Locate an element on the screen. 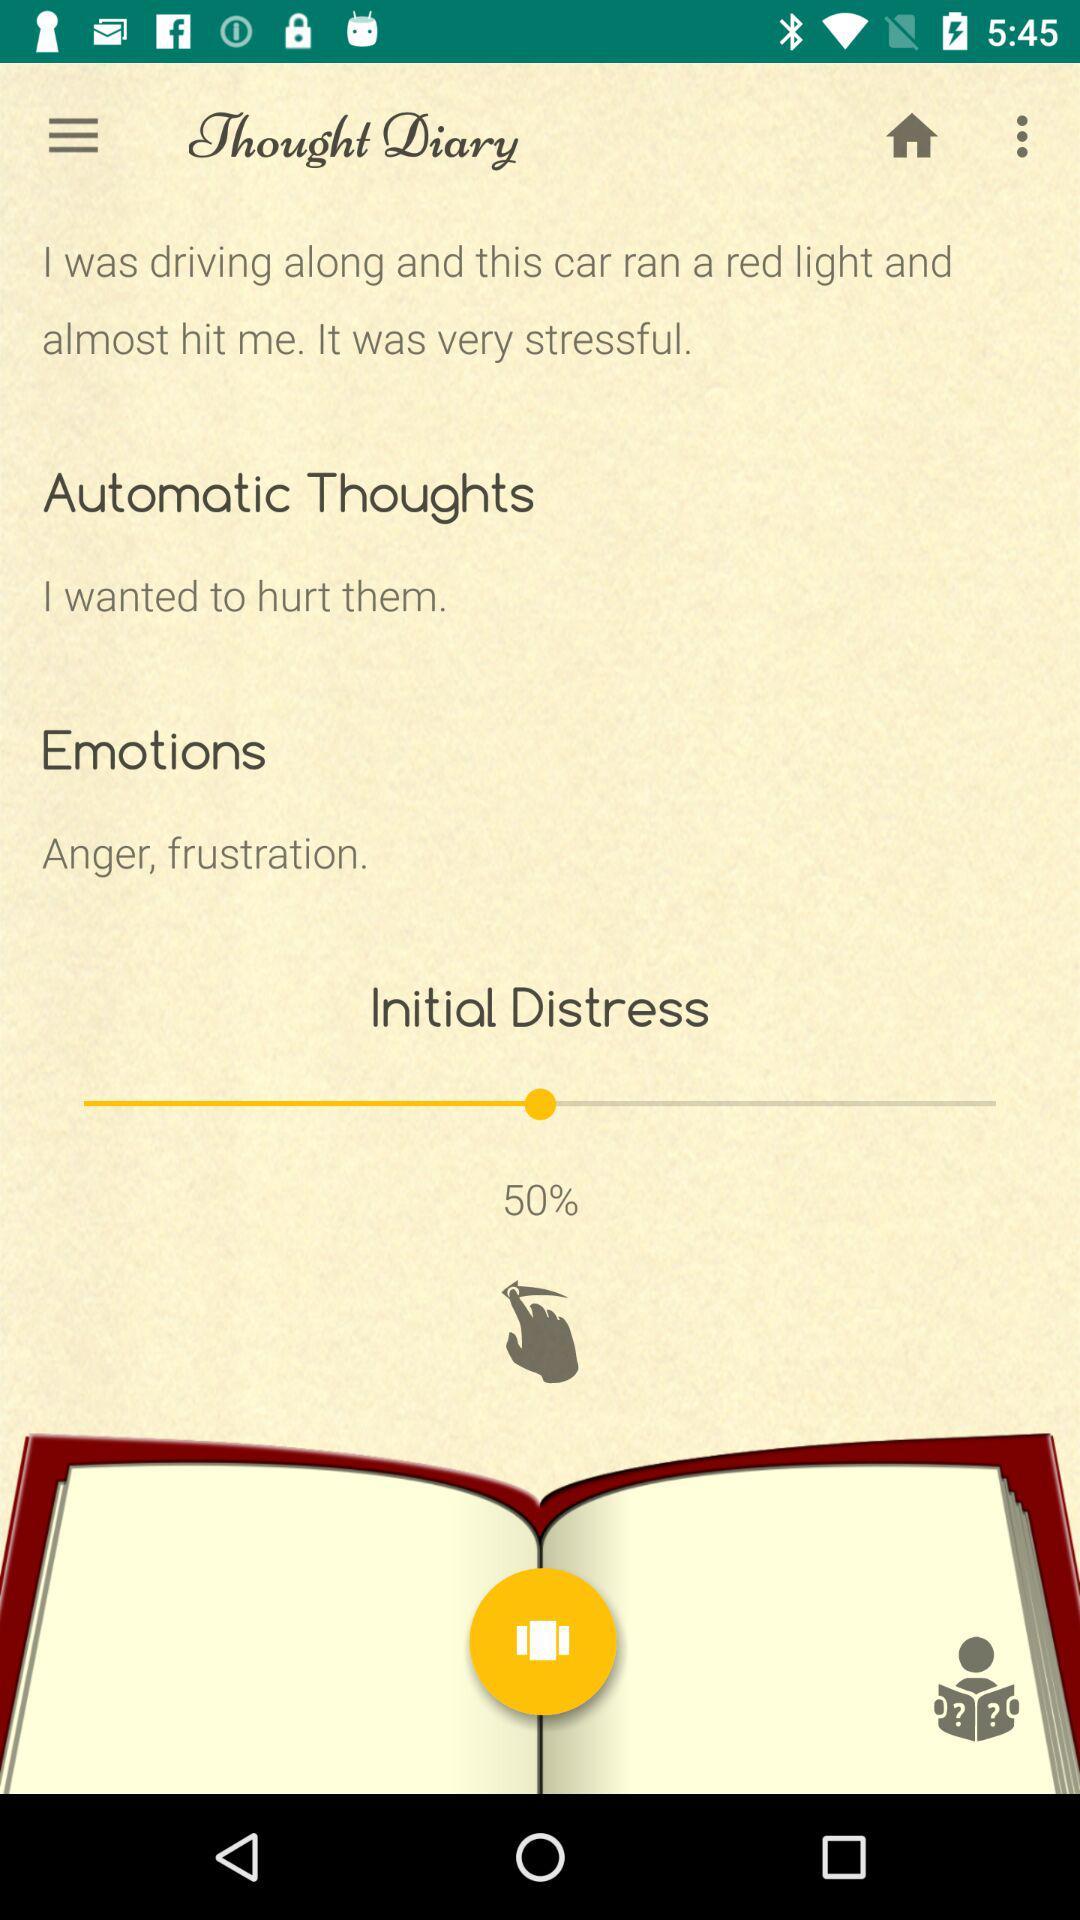 The width and height of the screenshot is (1080, 1920). symbol page picture is located at coordinates (974, 1688).